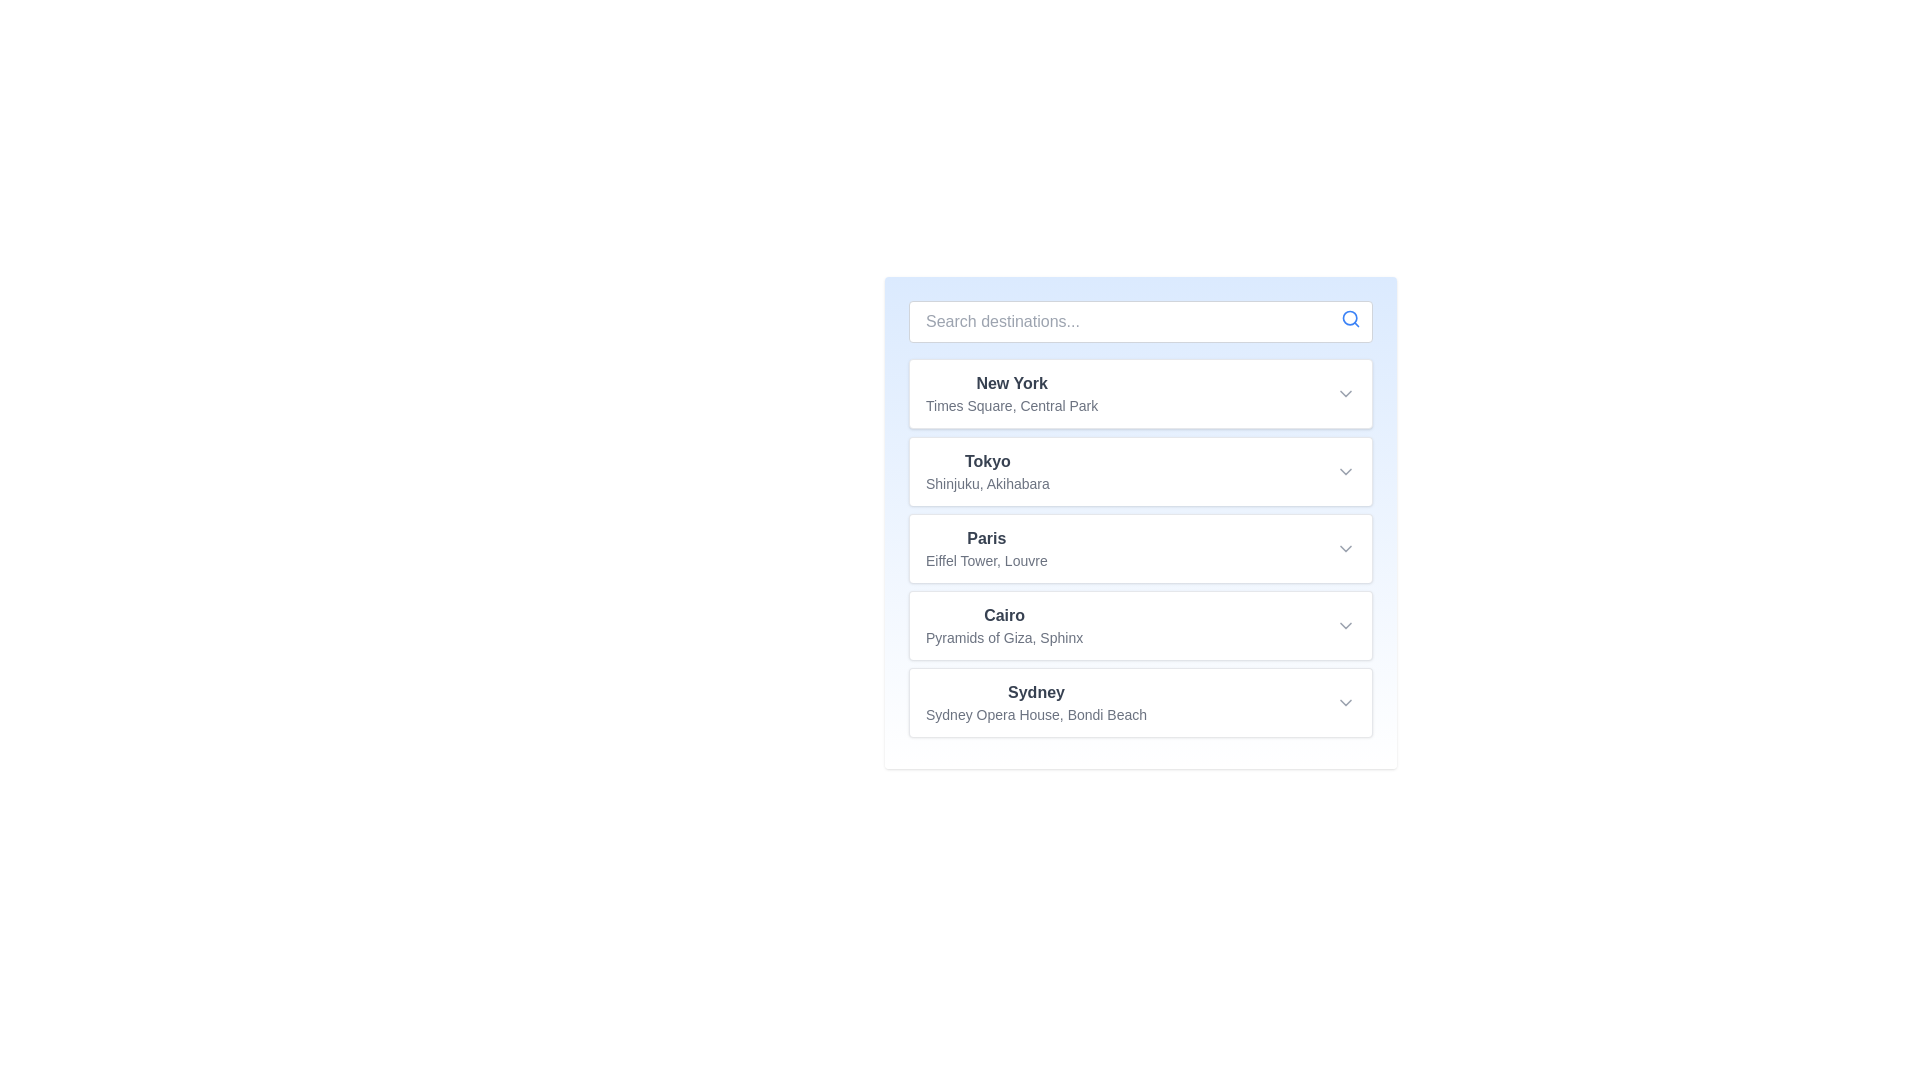 This screenshot has width=1920, height=1080. Describe the element at coordinates (987, 471) in the screenshot. I see `the 'Tokyo' text label, which displays 'Tokyo' in bold above 'Shinjuku, Akihabara'` at that location.